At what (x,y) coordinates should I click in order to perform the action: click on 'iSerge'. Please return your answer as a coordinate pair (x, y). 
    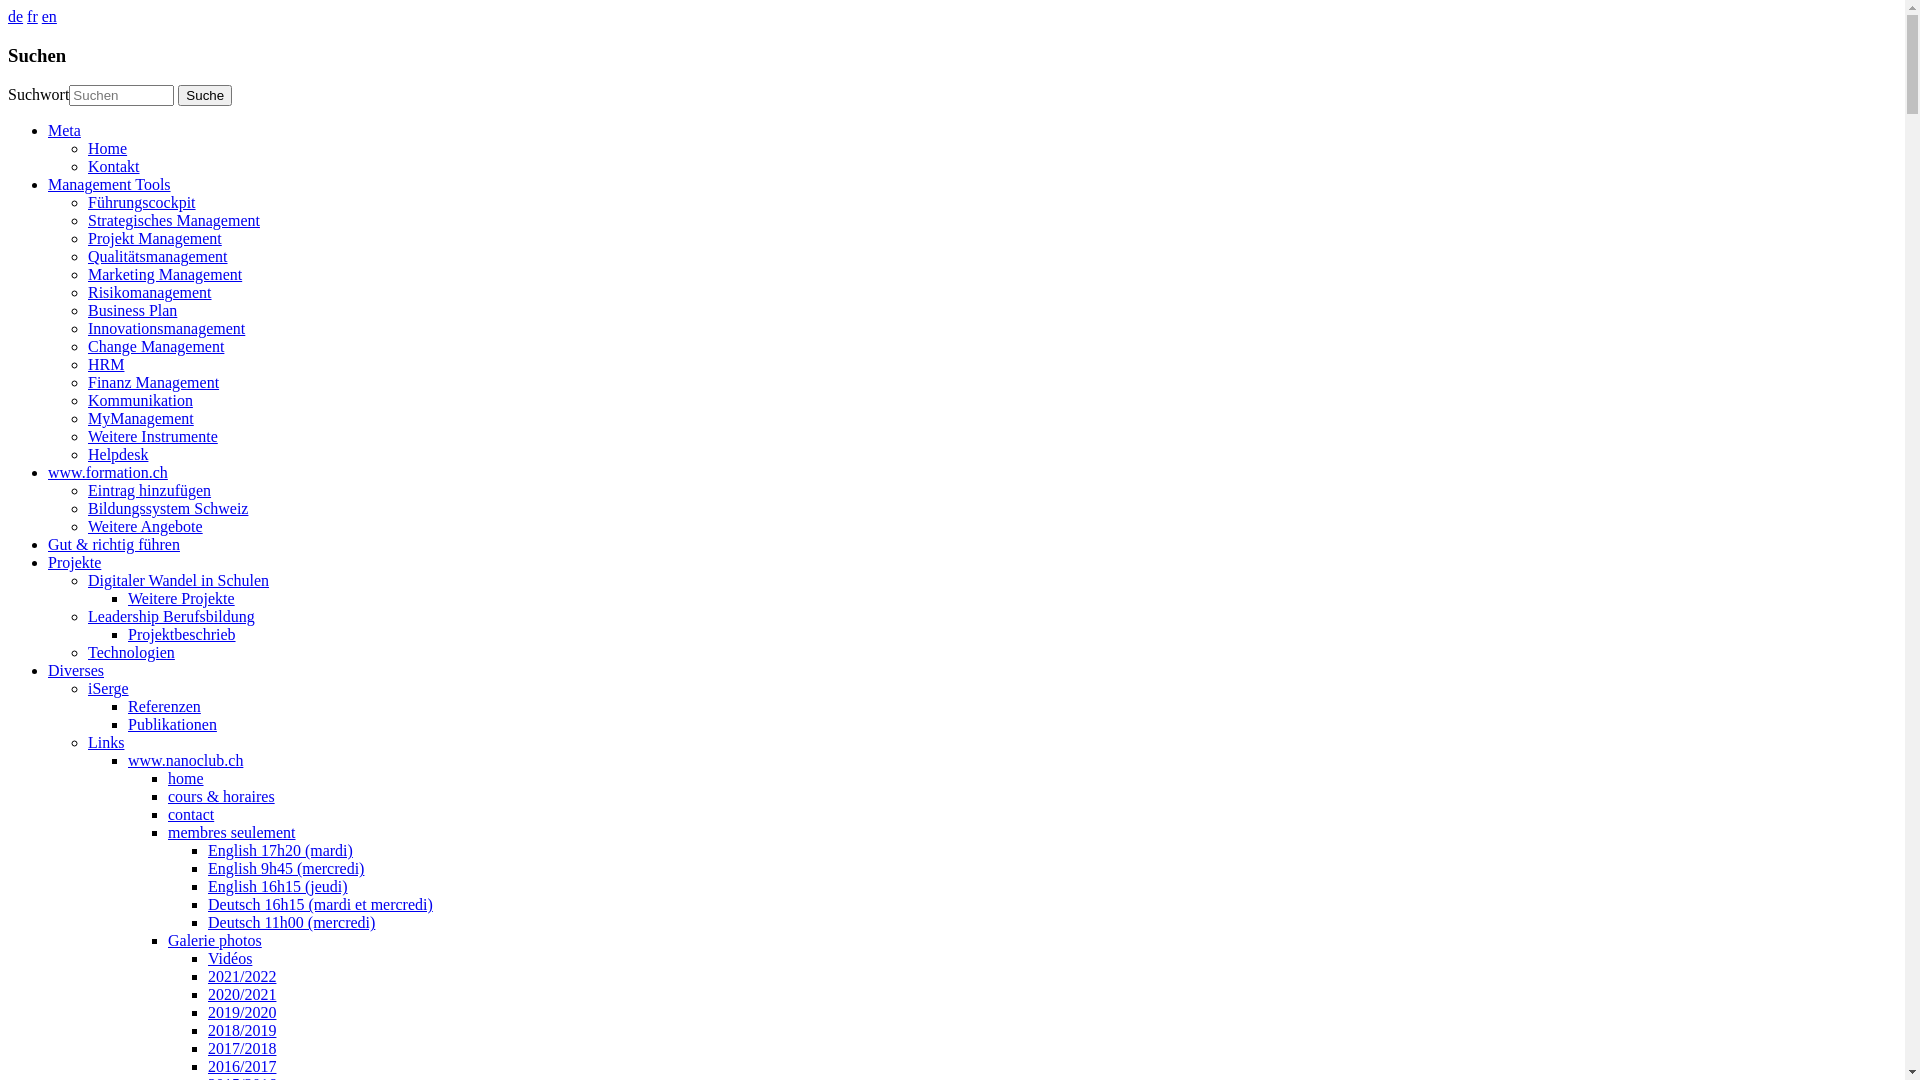
    Looking at the image, I should click on (107, 687).